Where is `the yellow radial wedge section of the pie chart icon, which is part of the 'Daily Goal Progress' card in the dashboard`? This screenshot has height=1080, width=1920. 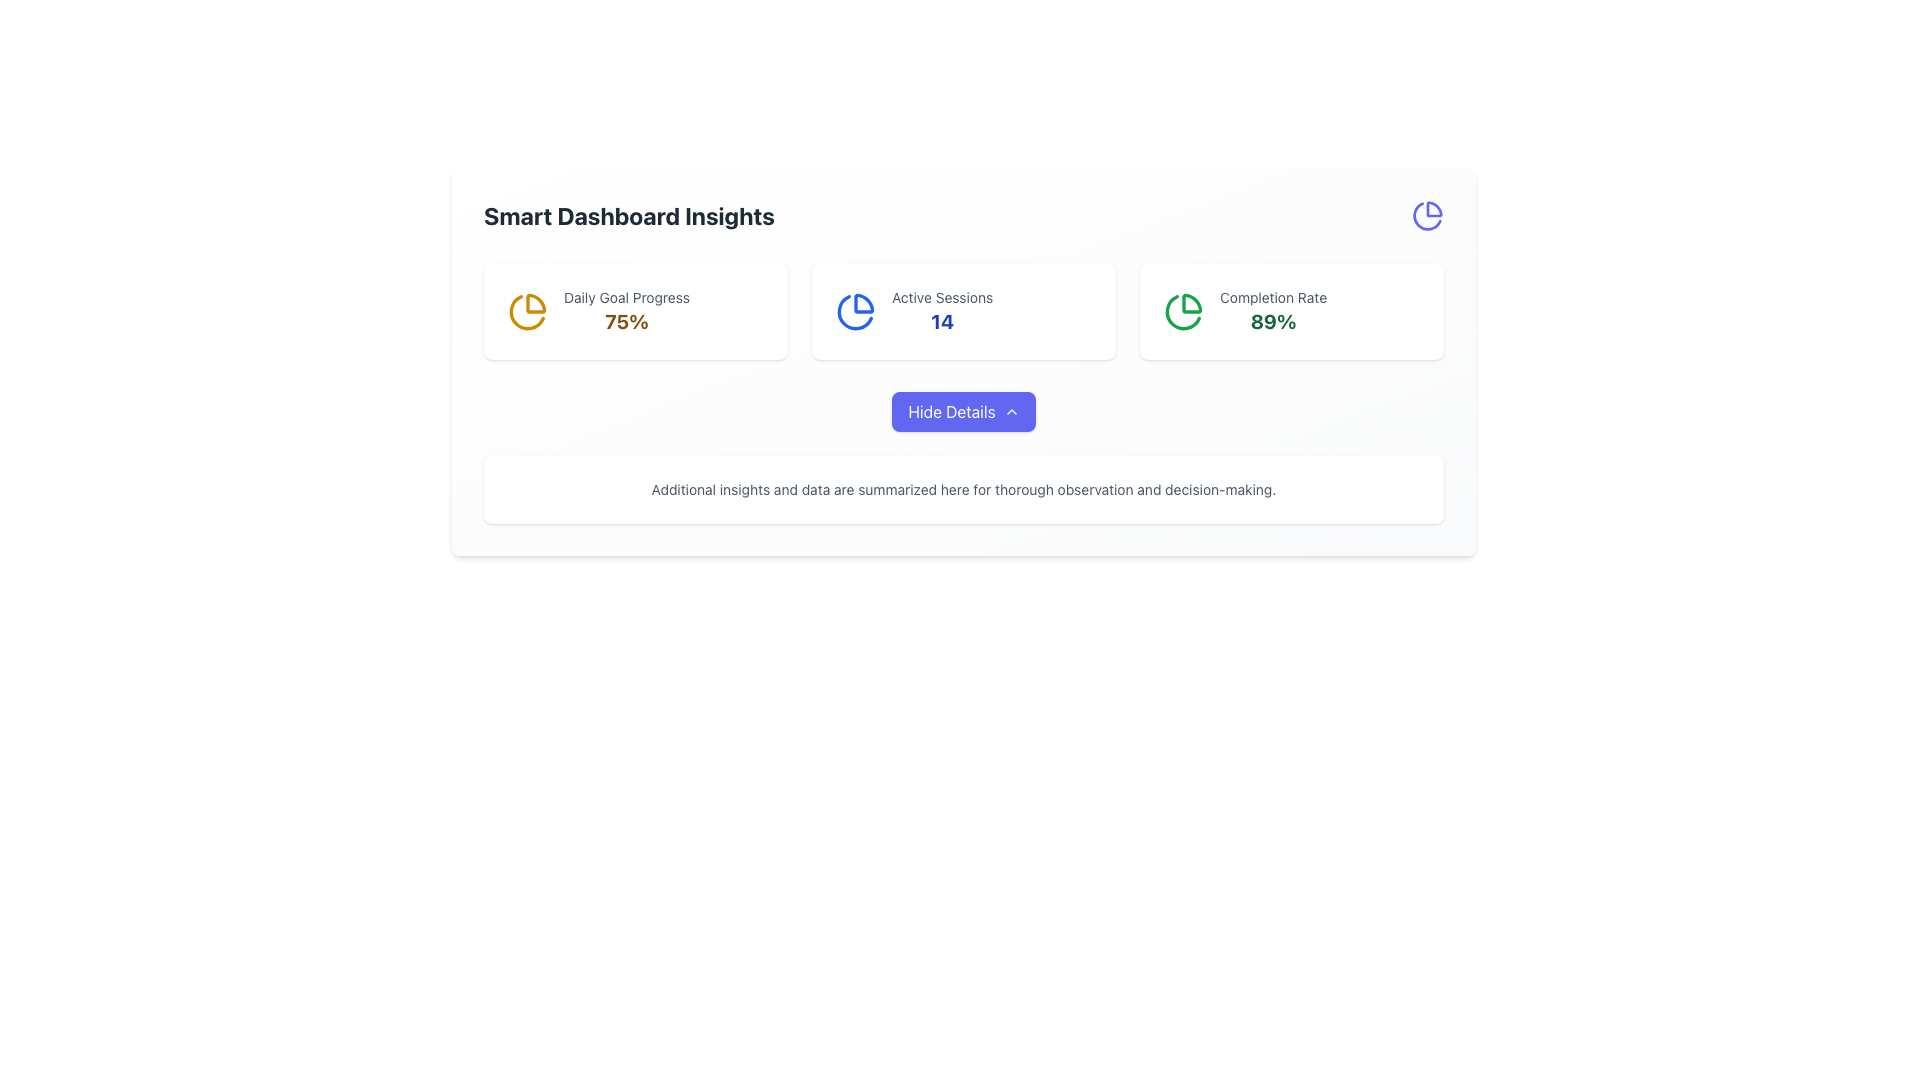
the yellow radial wedge section of the pie chart icon, which is part of the 'Daily Goal Progress' card in the dashboard is located at coordinates (536, 303).